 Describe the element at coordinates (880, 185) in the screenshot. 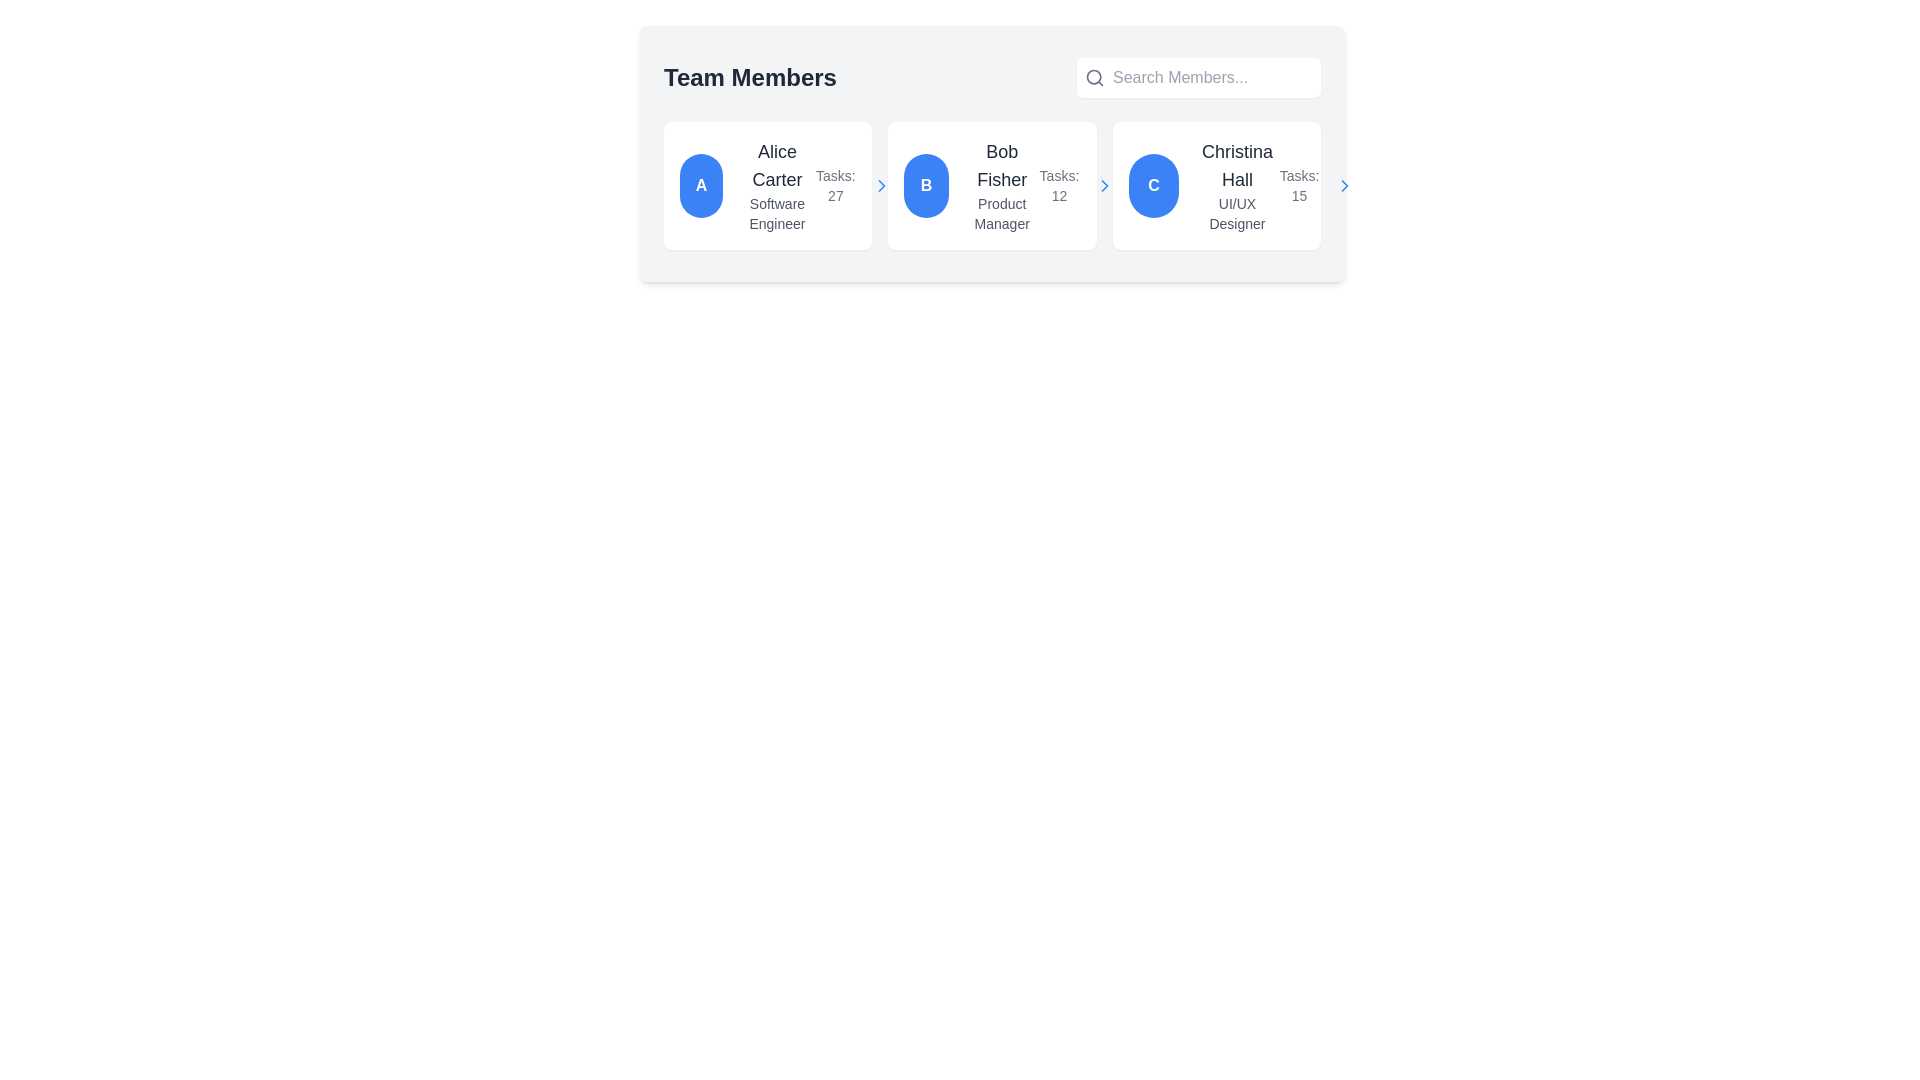

I see `the button located to the right of the 'Tasks: 27' text to observe styling changes` at that location.